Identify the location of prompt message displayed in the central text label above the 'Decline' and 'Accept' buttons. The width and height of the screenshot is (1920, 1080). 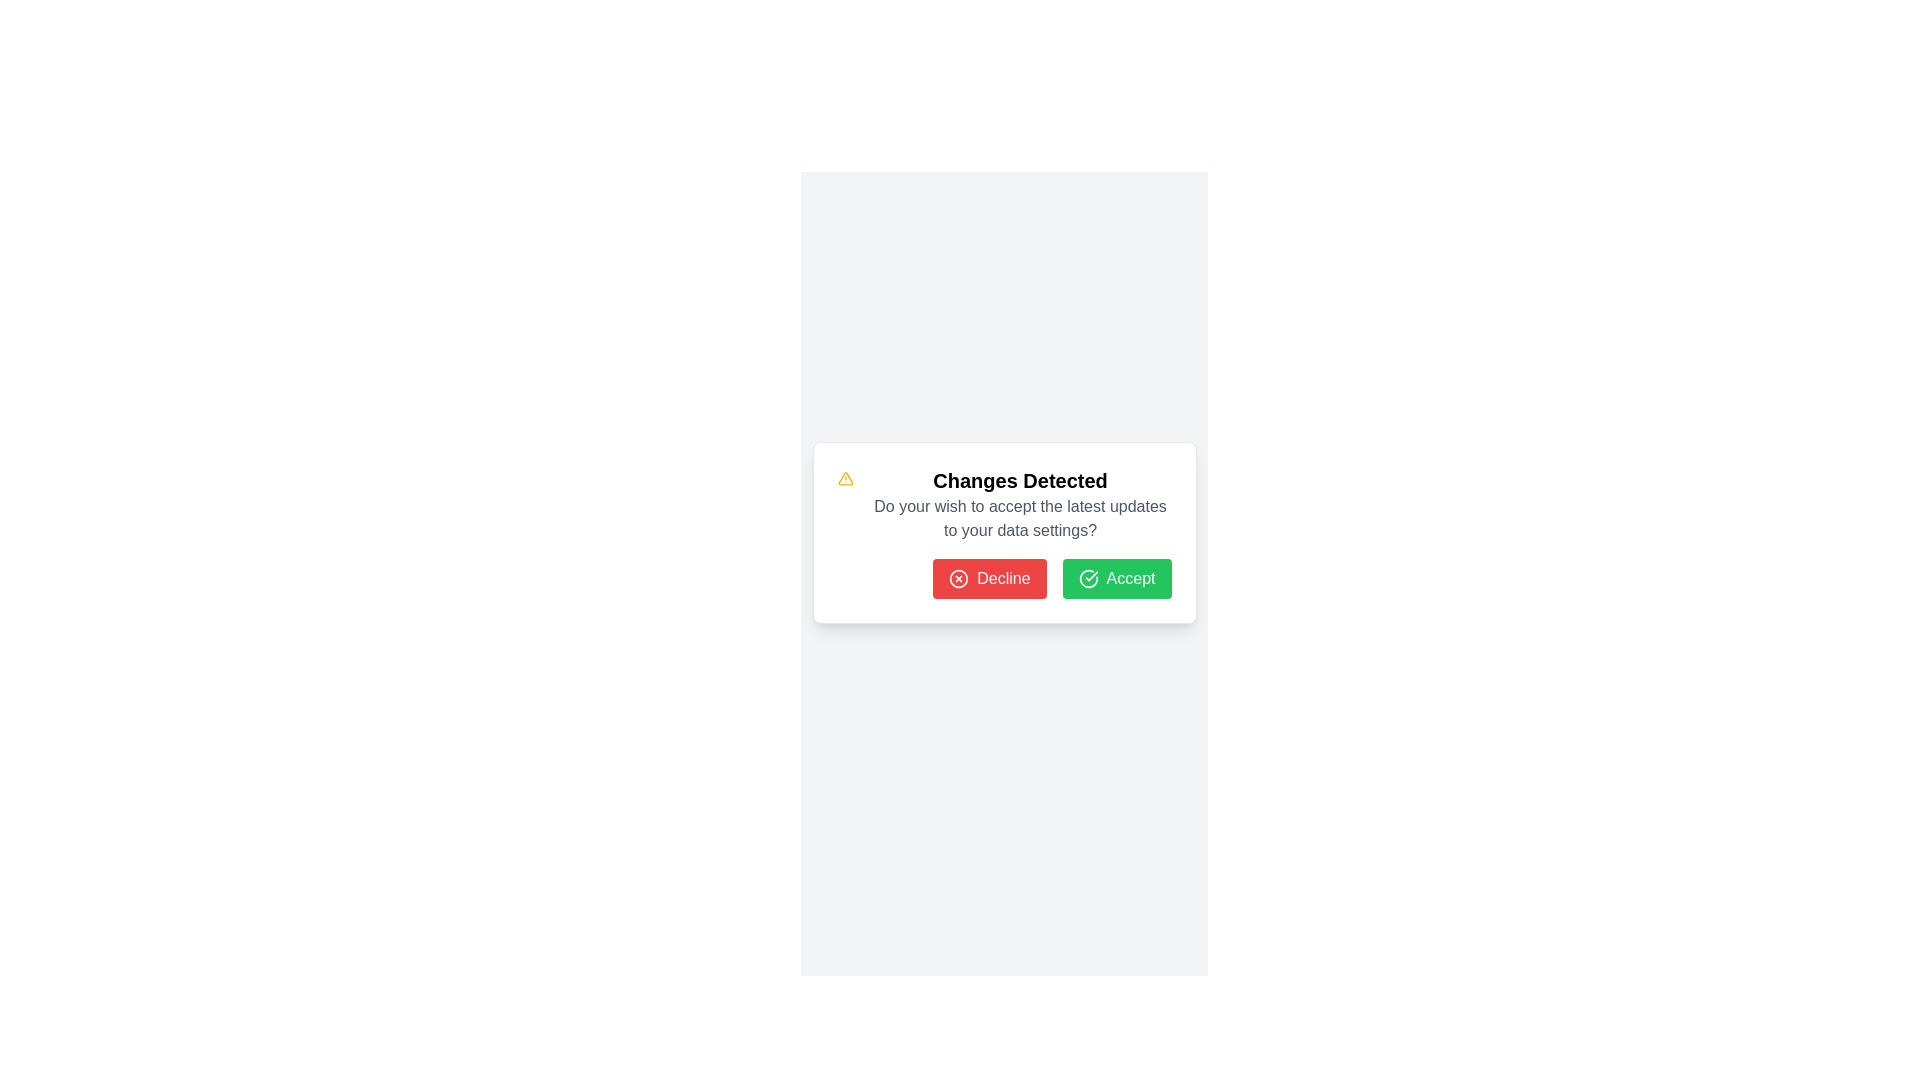
(1020, 504).